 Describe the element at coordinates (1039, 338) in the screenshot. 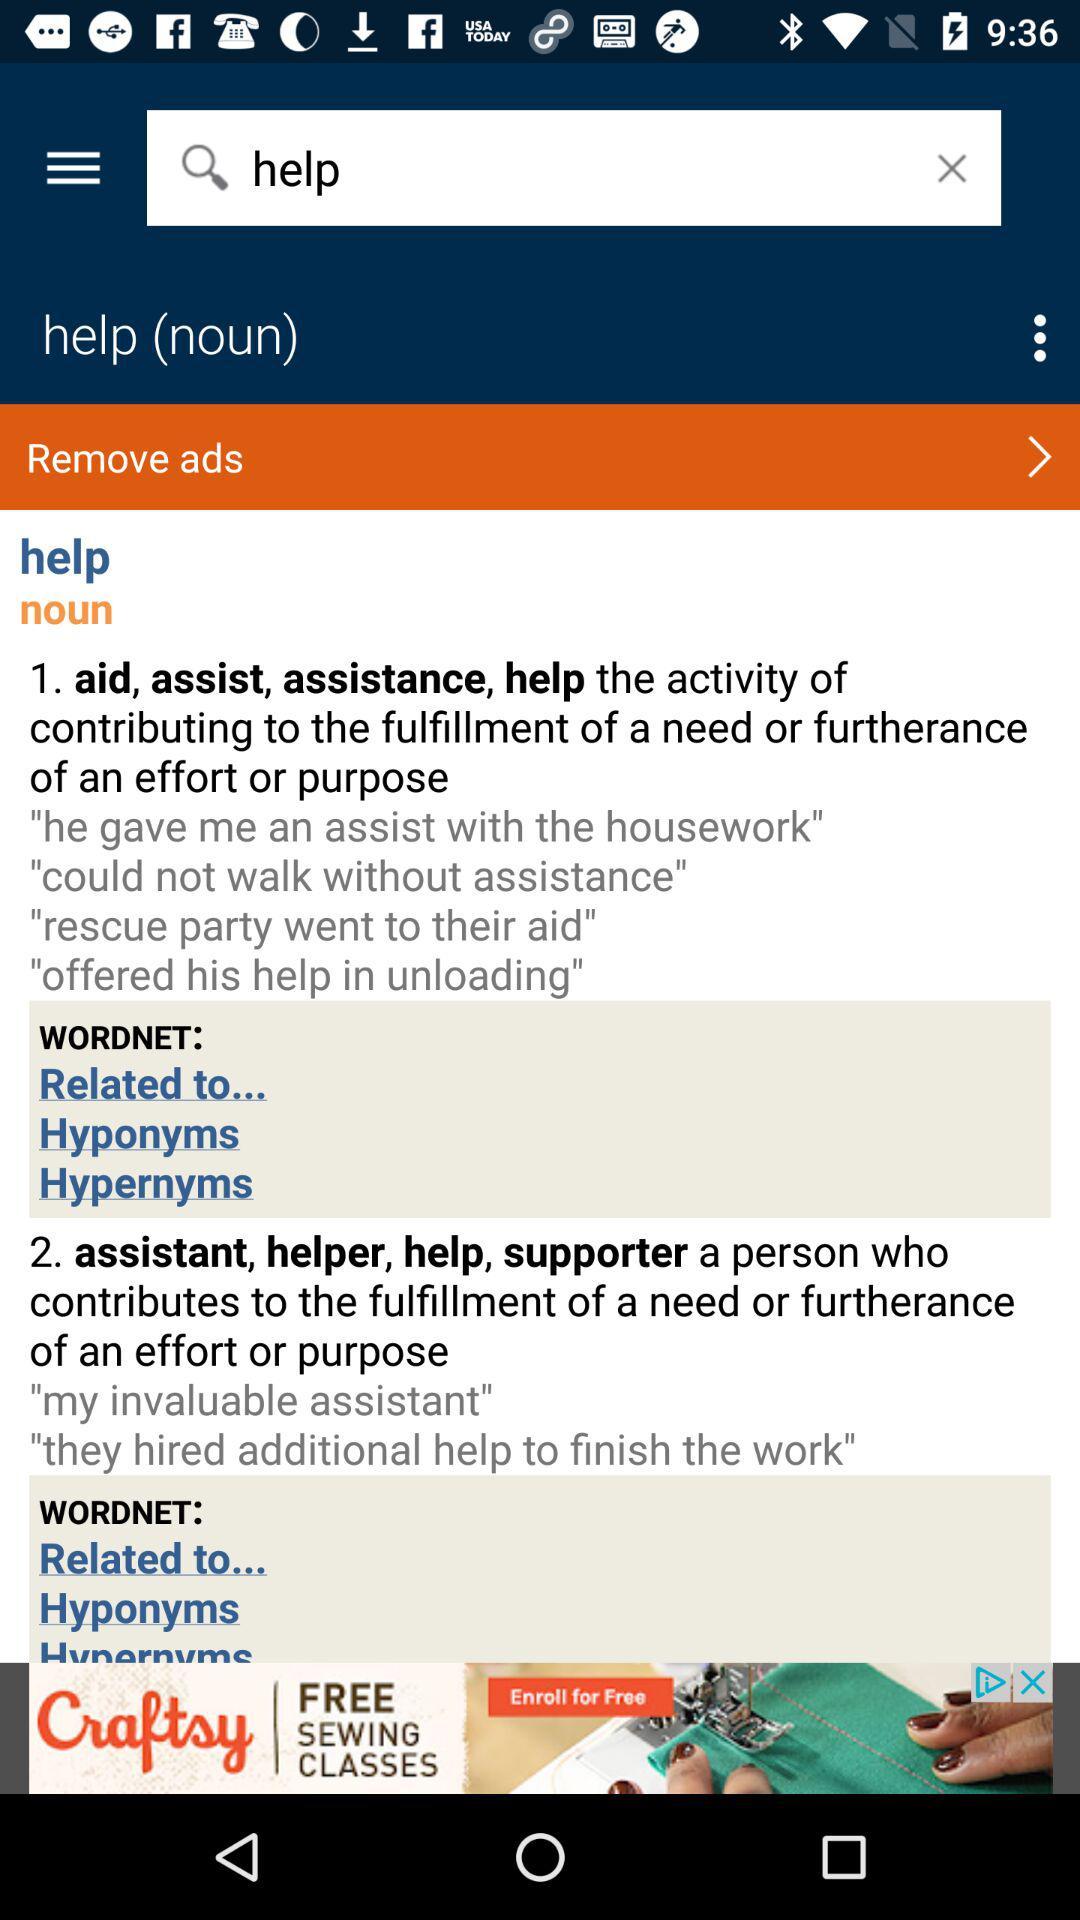

I see `options menu` at that location.